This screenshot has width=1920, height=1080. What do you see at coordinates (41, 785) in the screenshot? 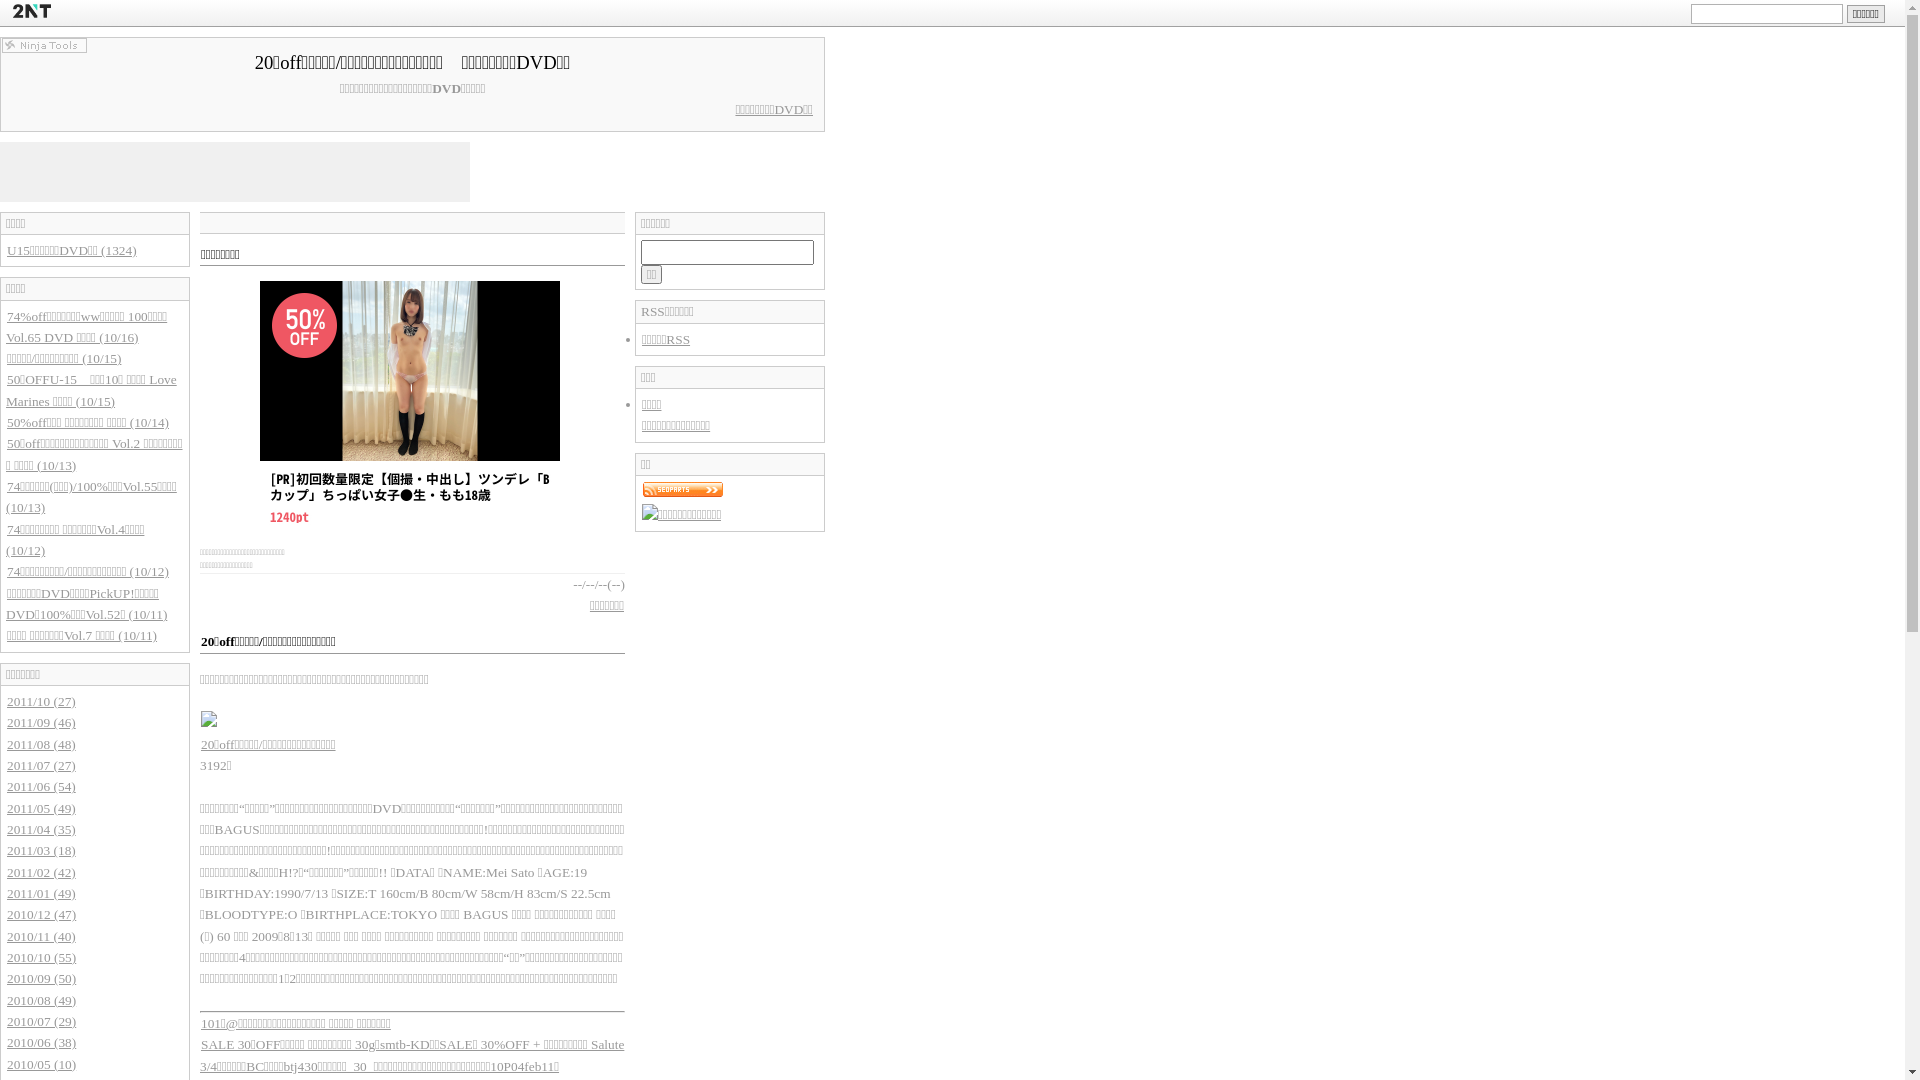
I see `'2011/06 (54)'` at bounding box center [41, 785].